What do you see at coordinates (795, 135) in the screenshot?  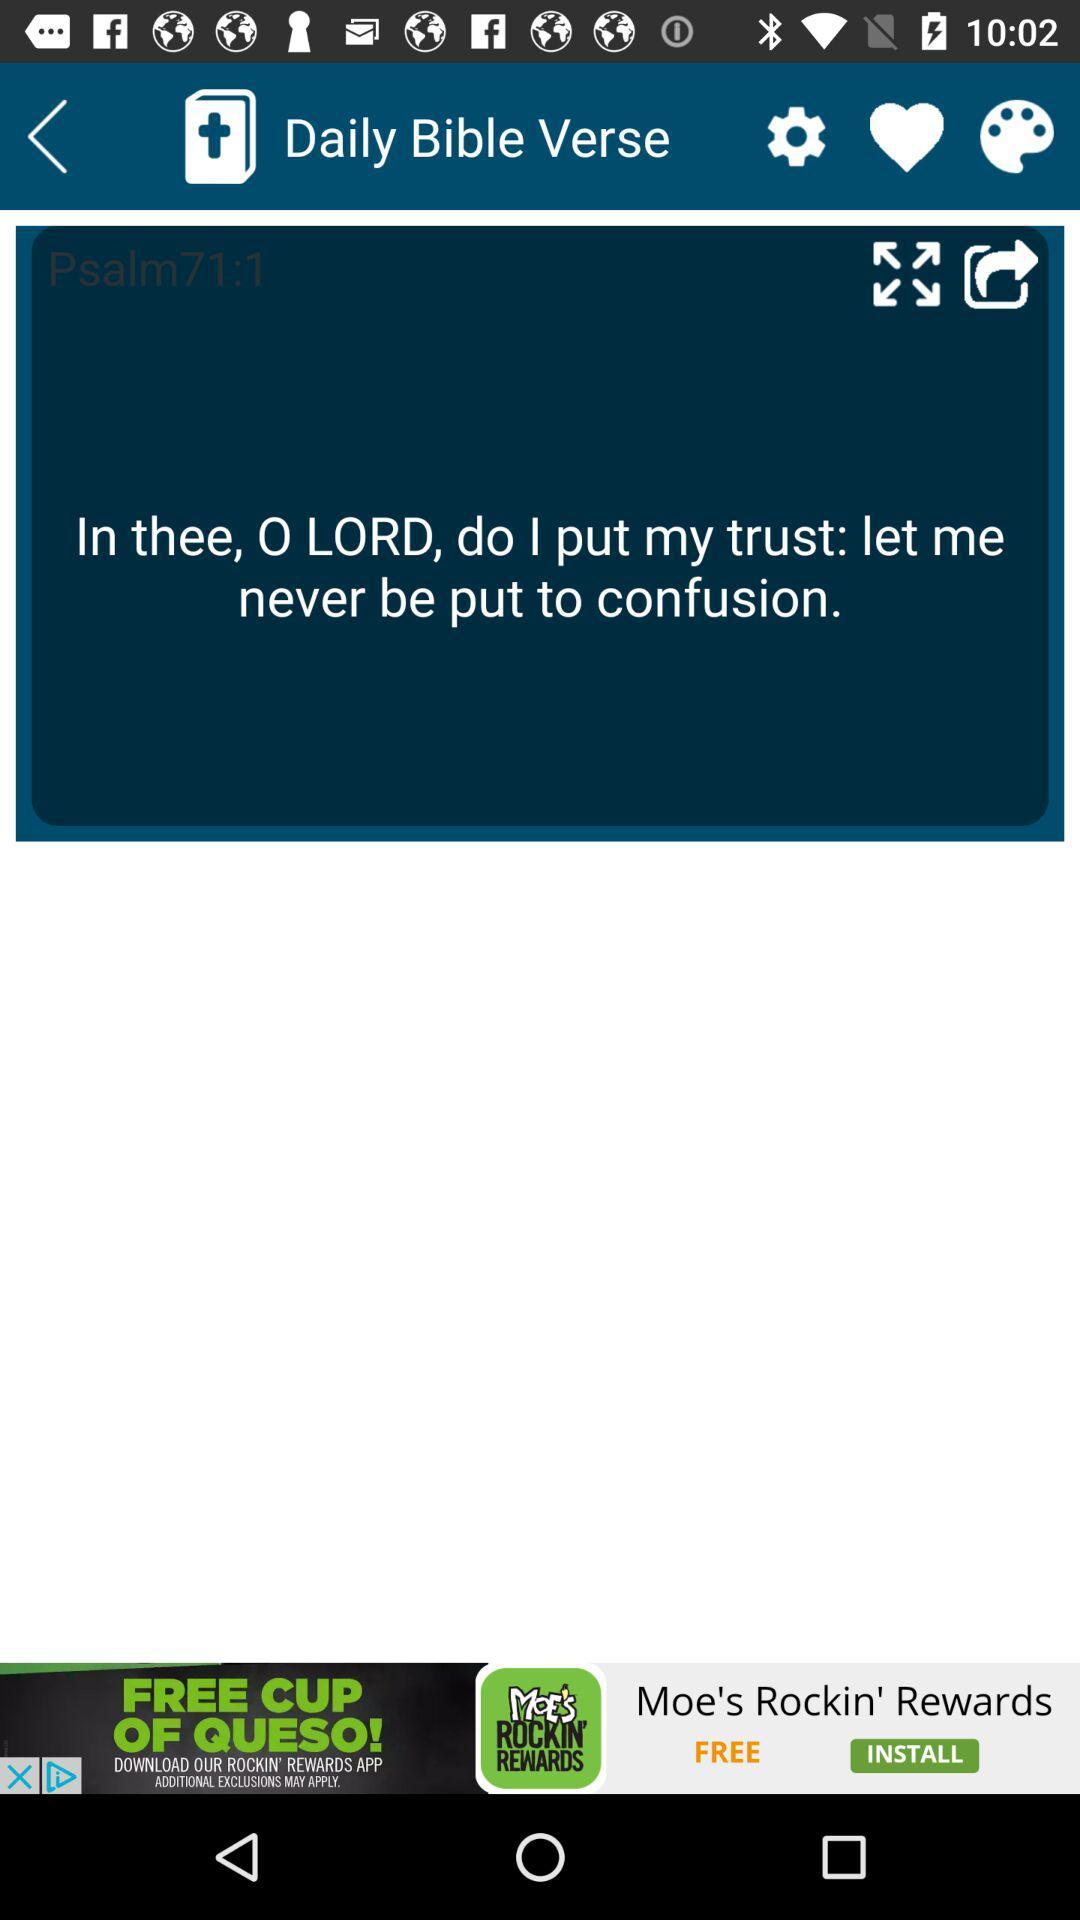 I see `the settings icon` at bounding box center [795, 135].